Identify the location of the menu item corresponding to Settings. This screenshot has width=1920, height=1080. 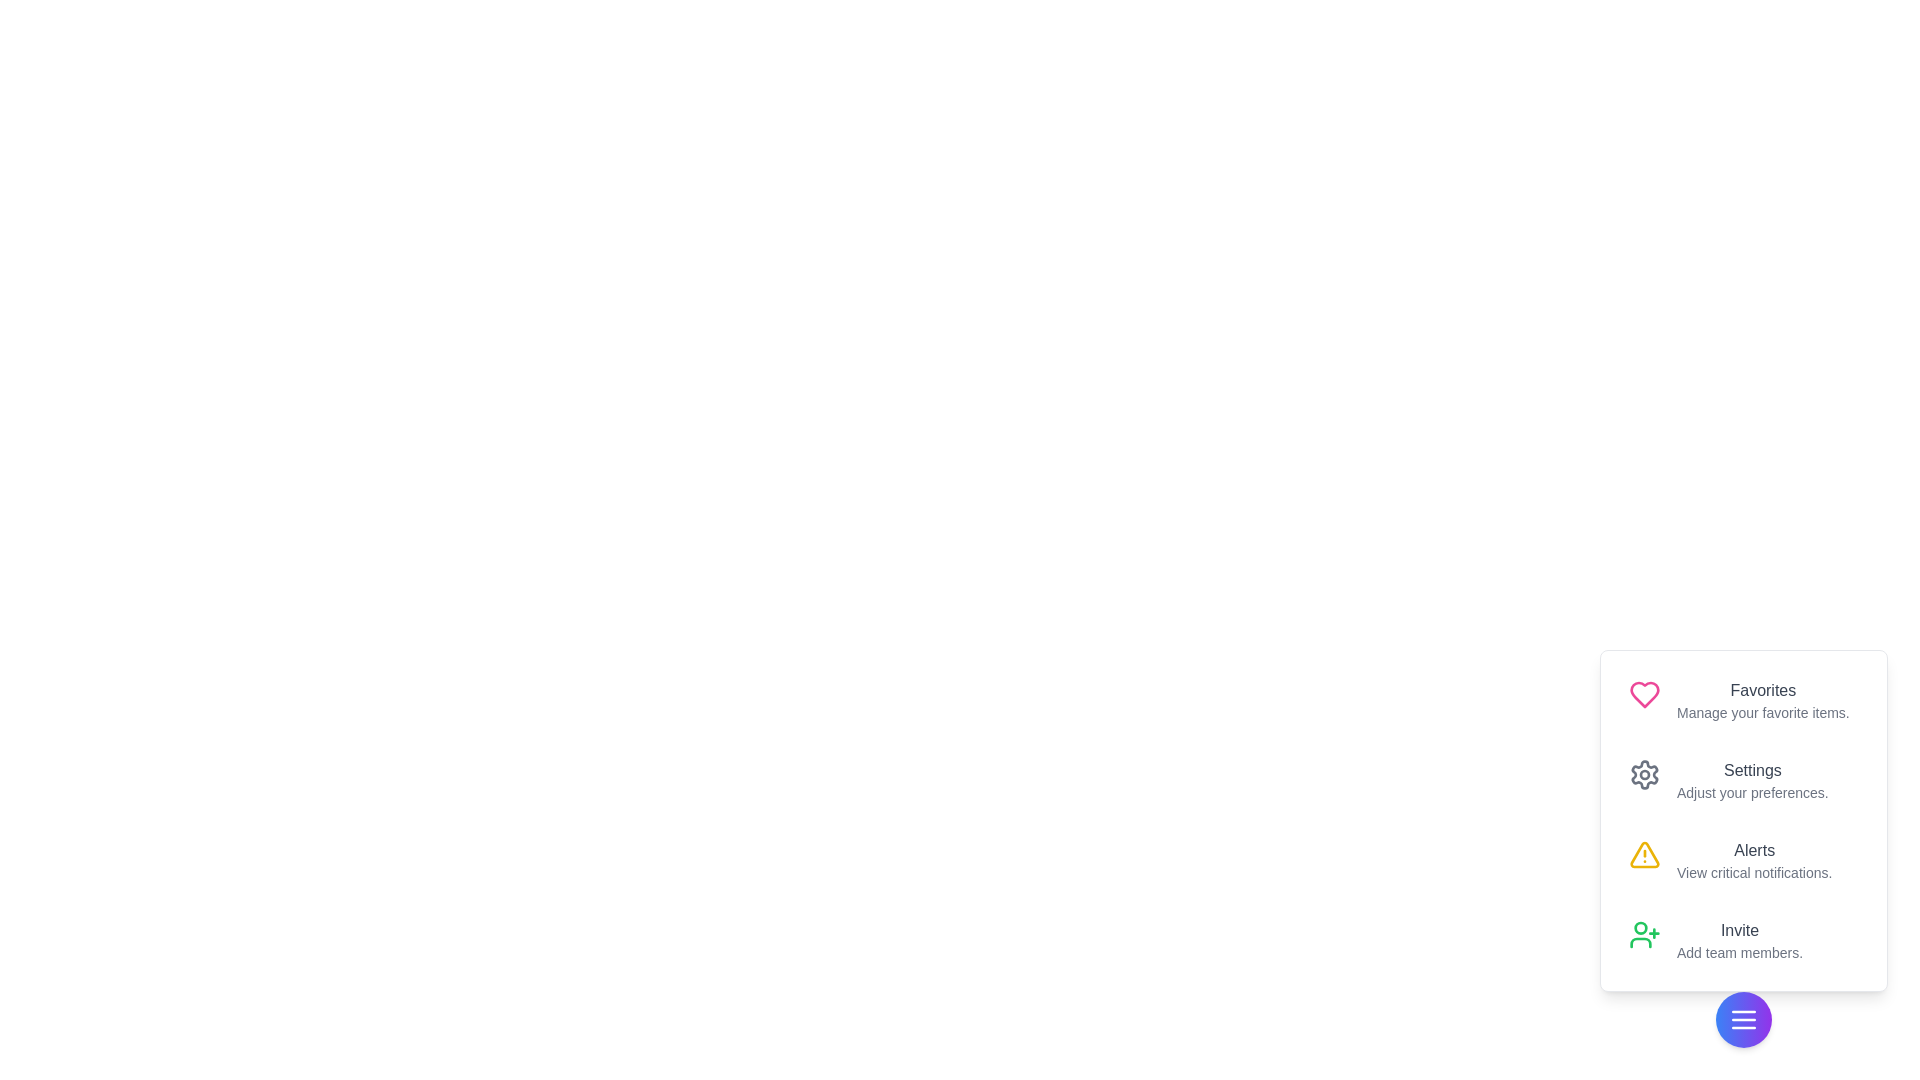
(1742, 779).